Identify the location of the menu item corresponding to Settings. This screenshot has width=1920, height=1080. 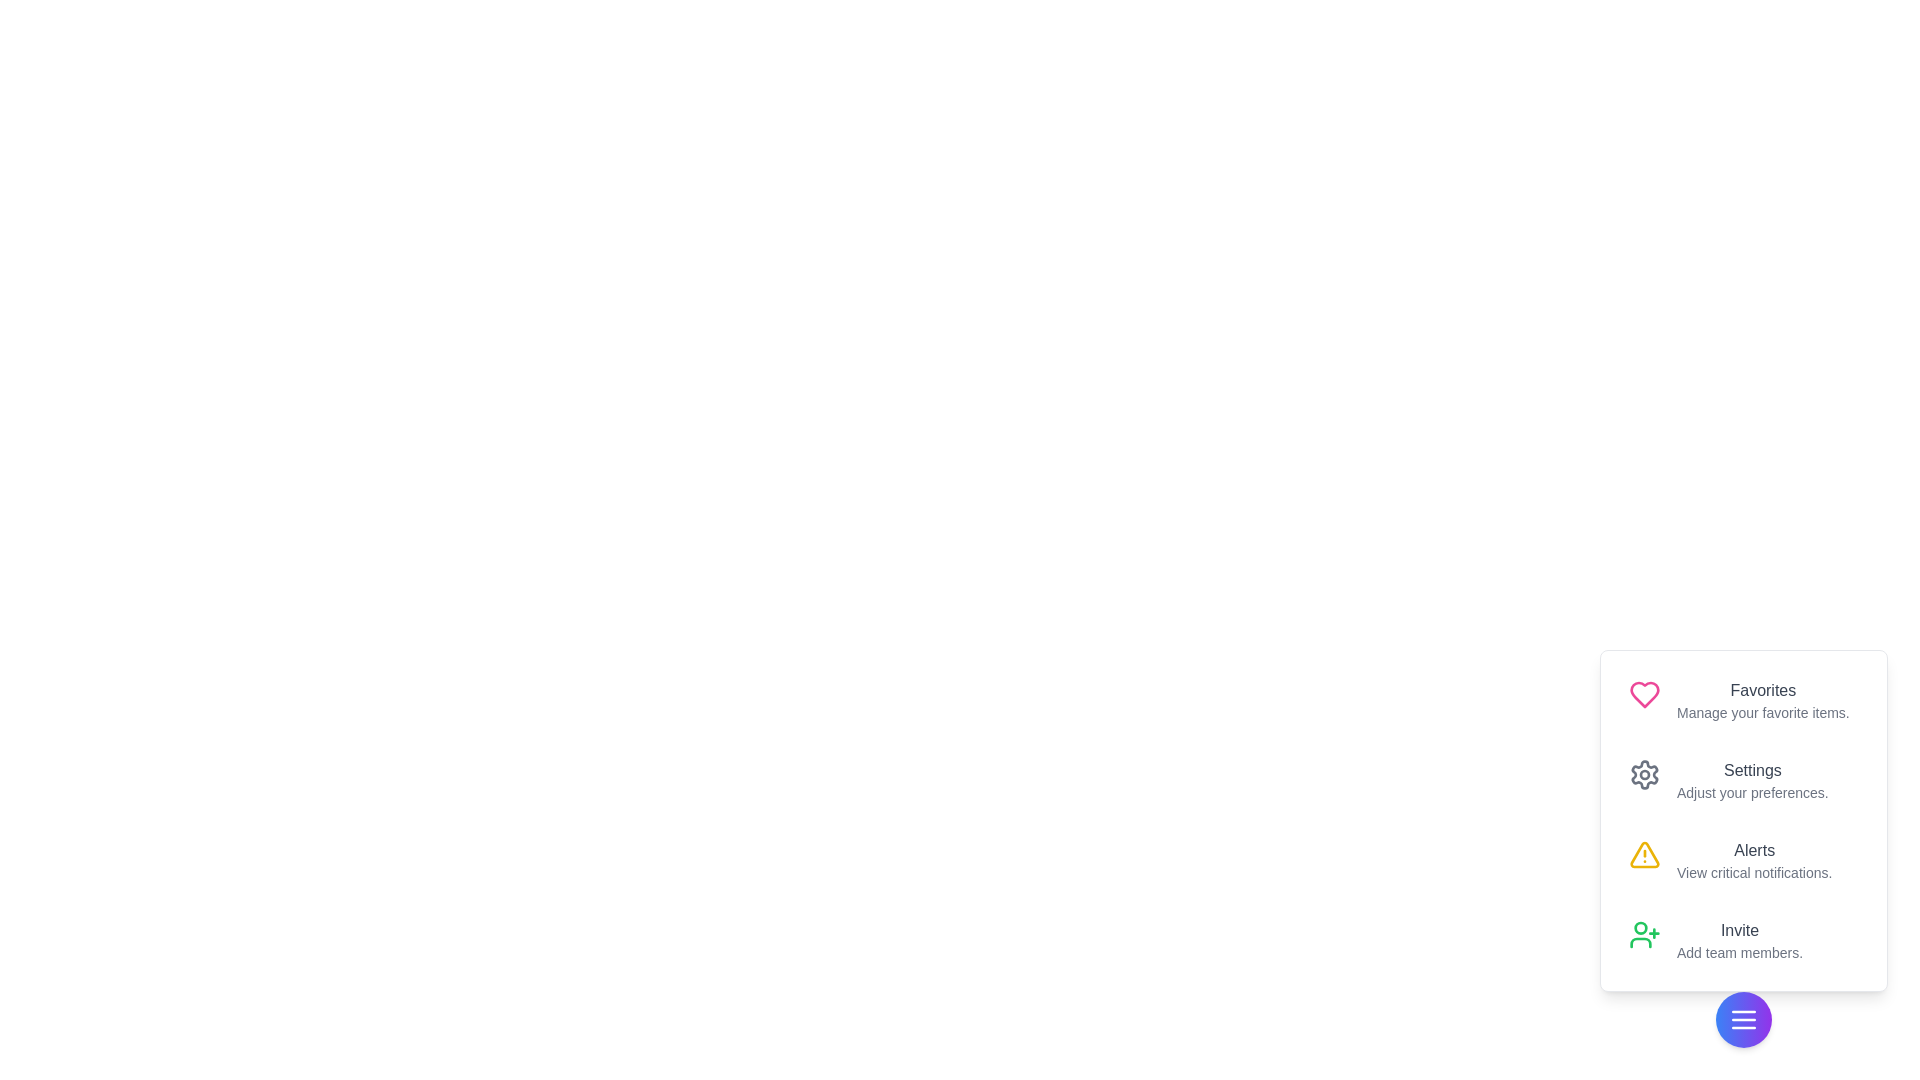
(1742, 779).